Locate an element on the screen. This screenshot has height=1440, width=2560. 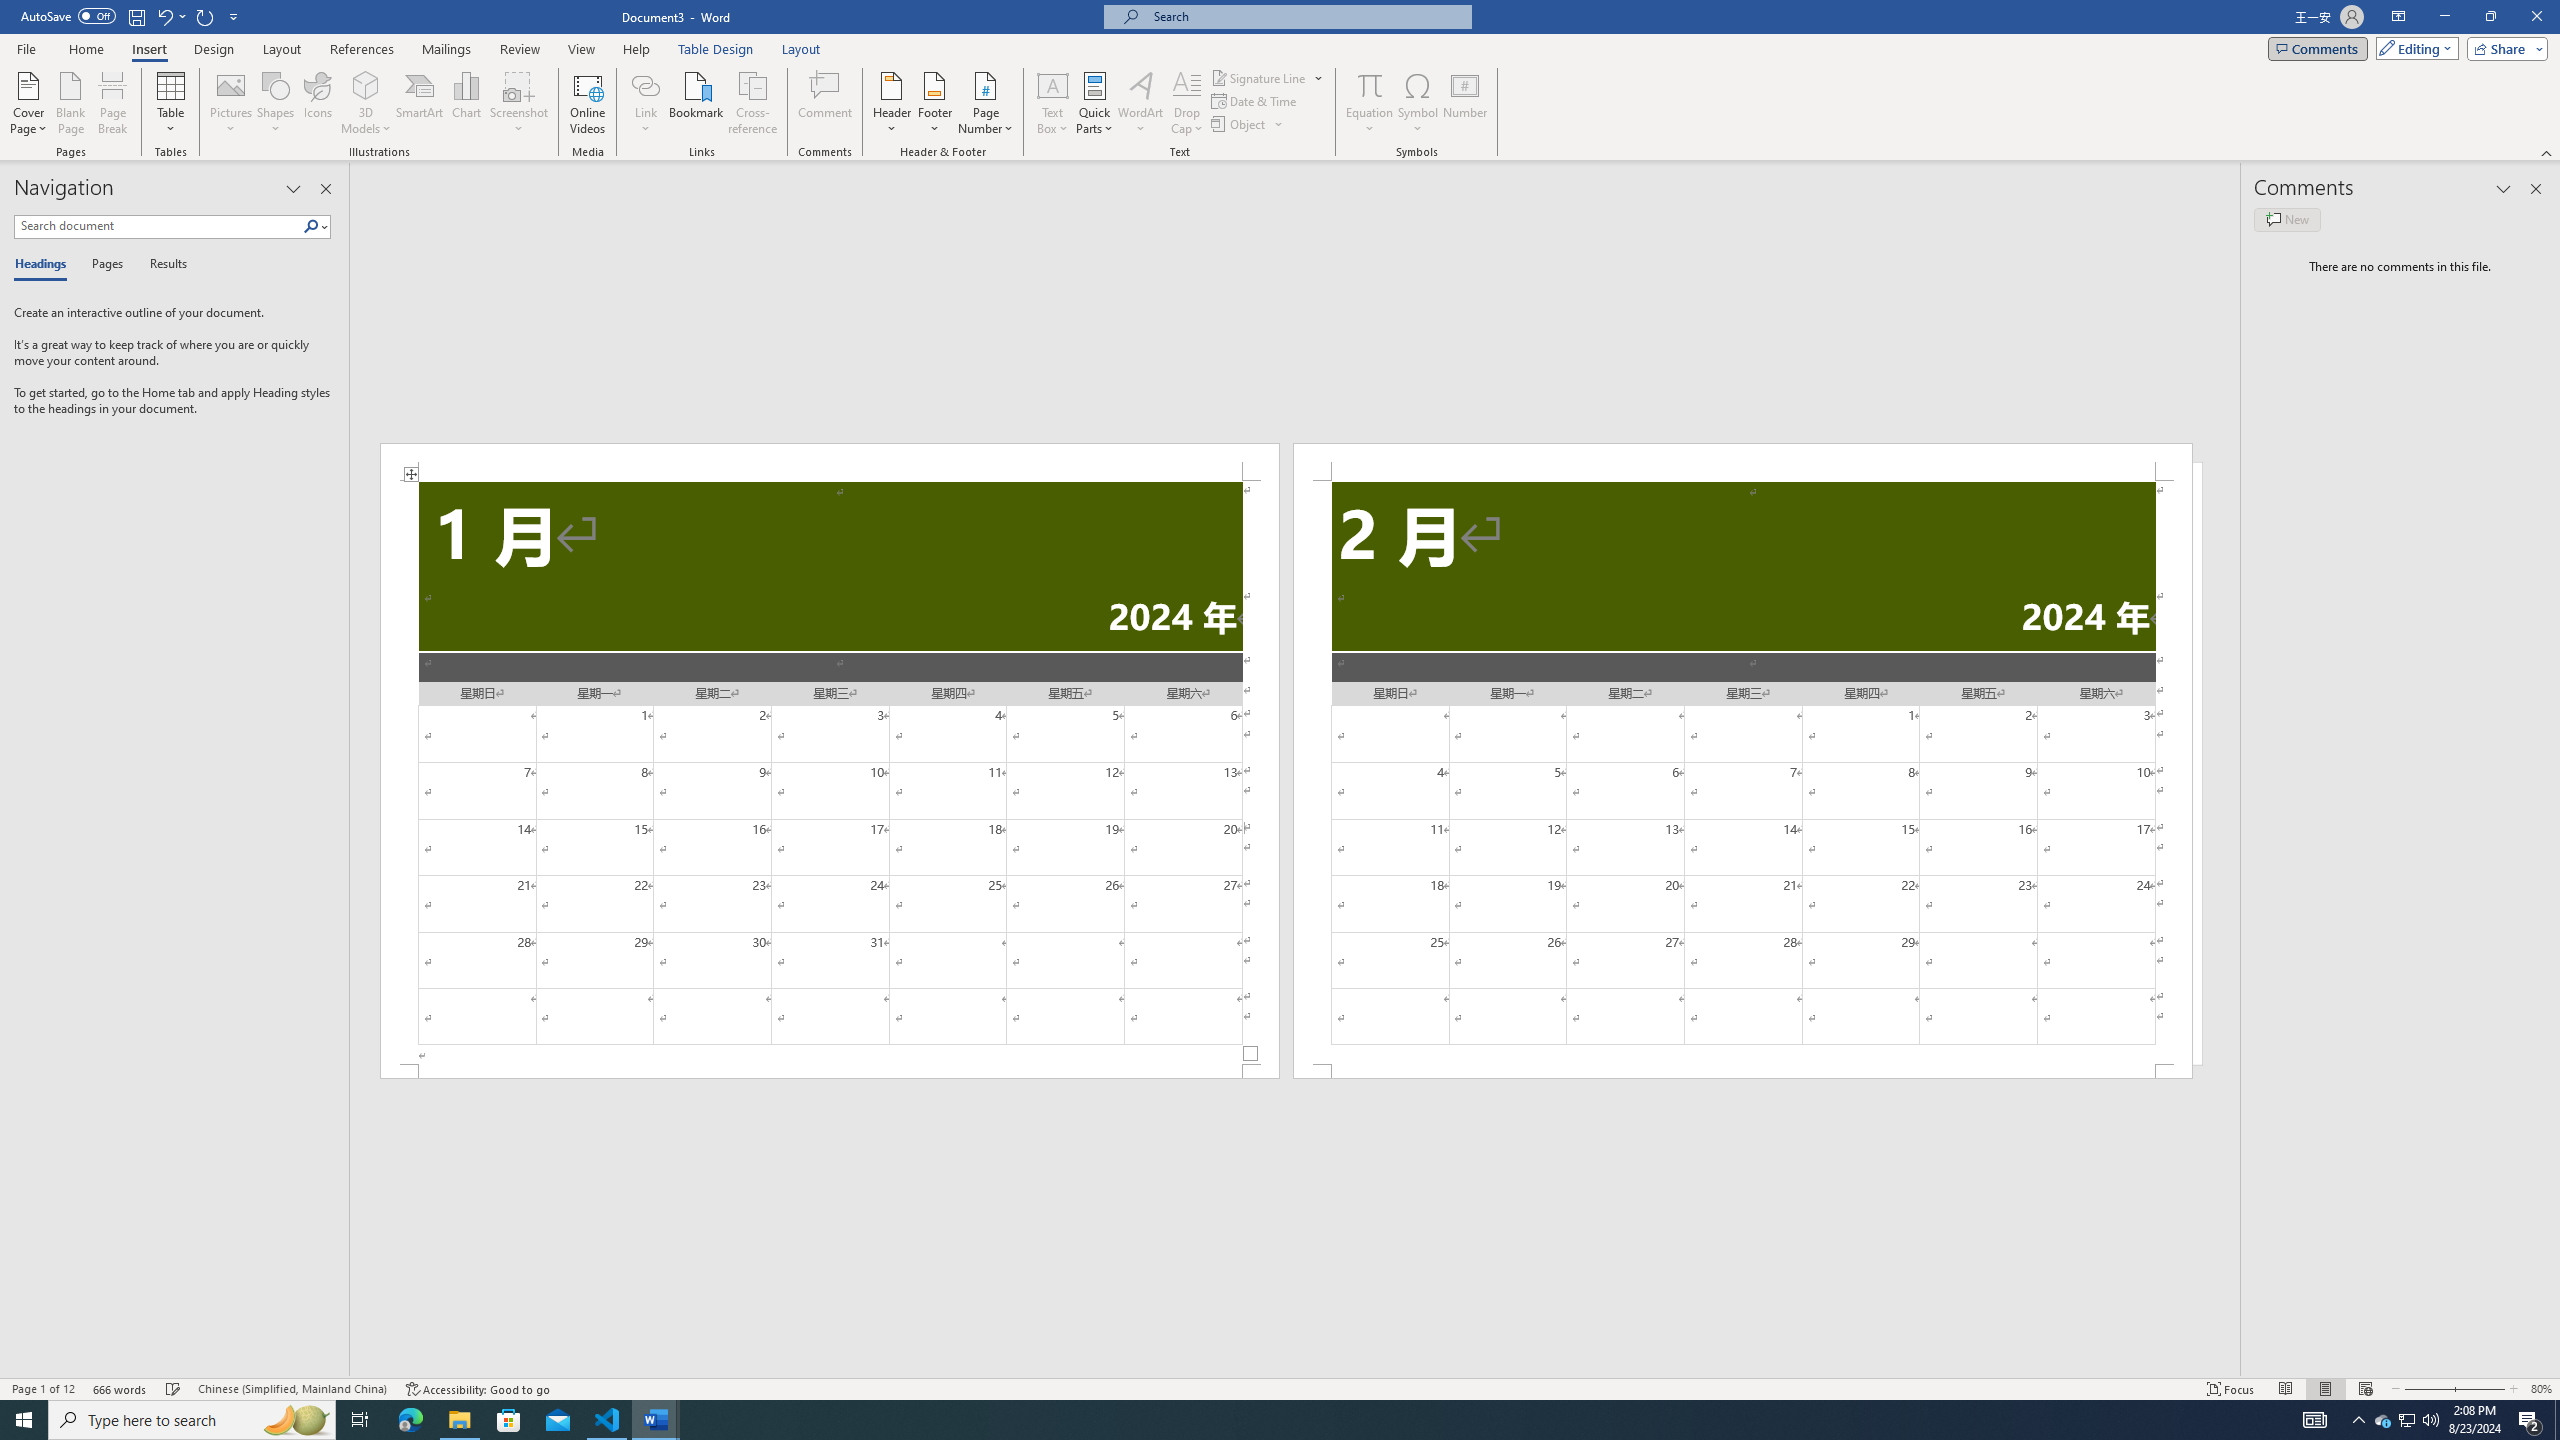
'Footer -Section 2-' is located at coordinates (1742, 1071).